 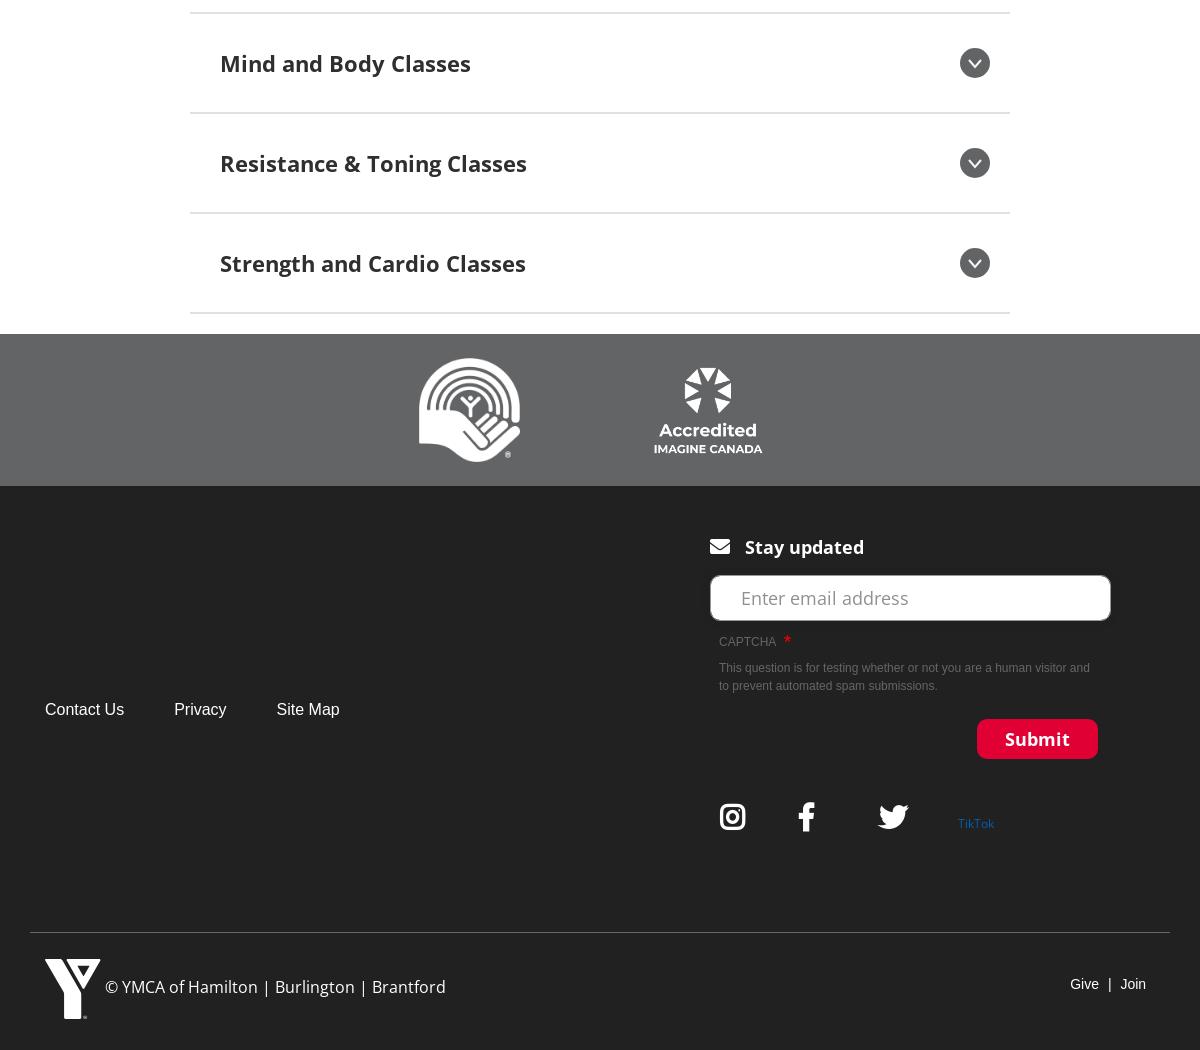 What do you see at coordinates (812, 816) in the screenshot?
I see `'Facebook'` at bounding box center [812, 816].